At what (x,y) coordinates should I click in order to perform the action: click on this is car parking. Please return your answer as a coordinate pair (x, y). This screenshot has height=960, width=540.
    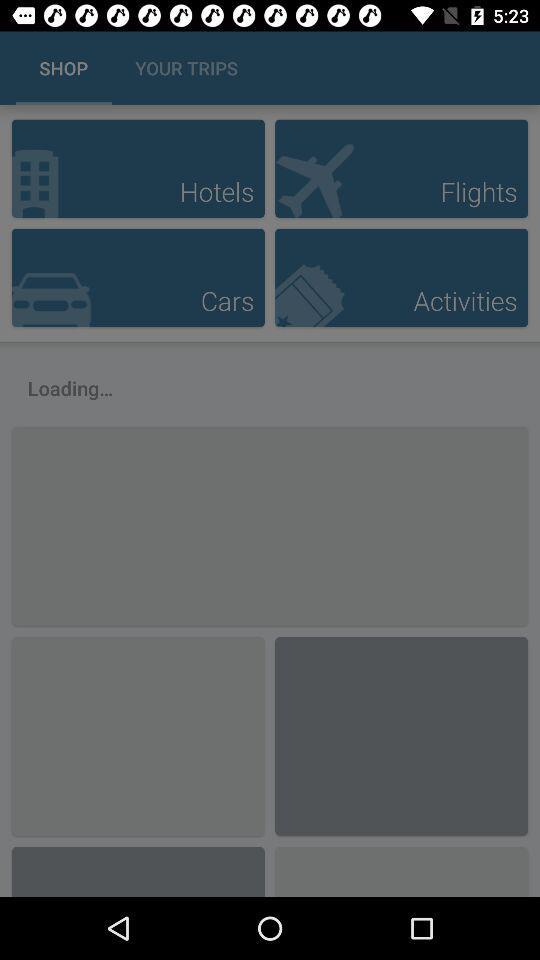
    Looking at the image, I should click on (137, 276).